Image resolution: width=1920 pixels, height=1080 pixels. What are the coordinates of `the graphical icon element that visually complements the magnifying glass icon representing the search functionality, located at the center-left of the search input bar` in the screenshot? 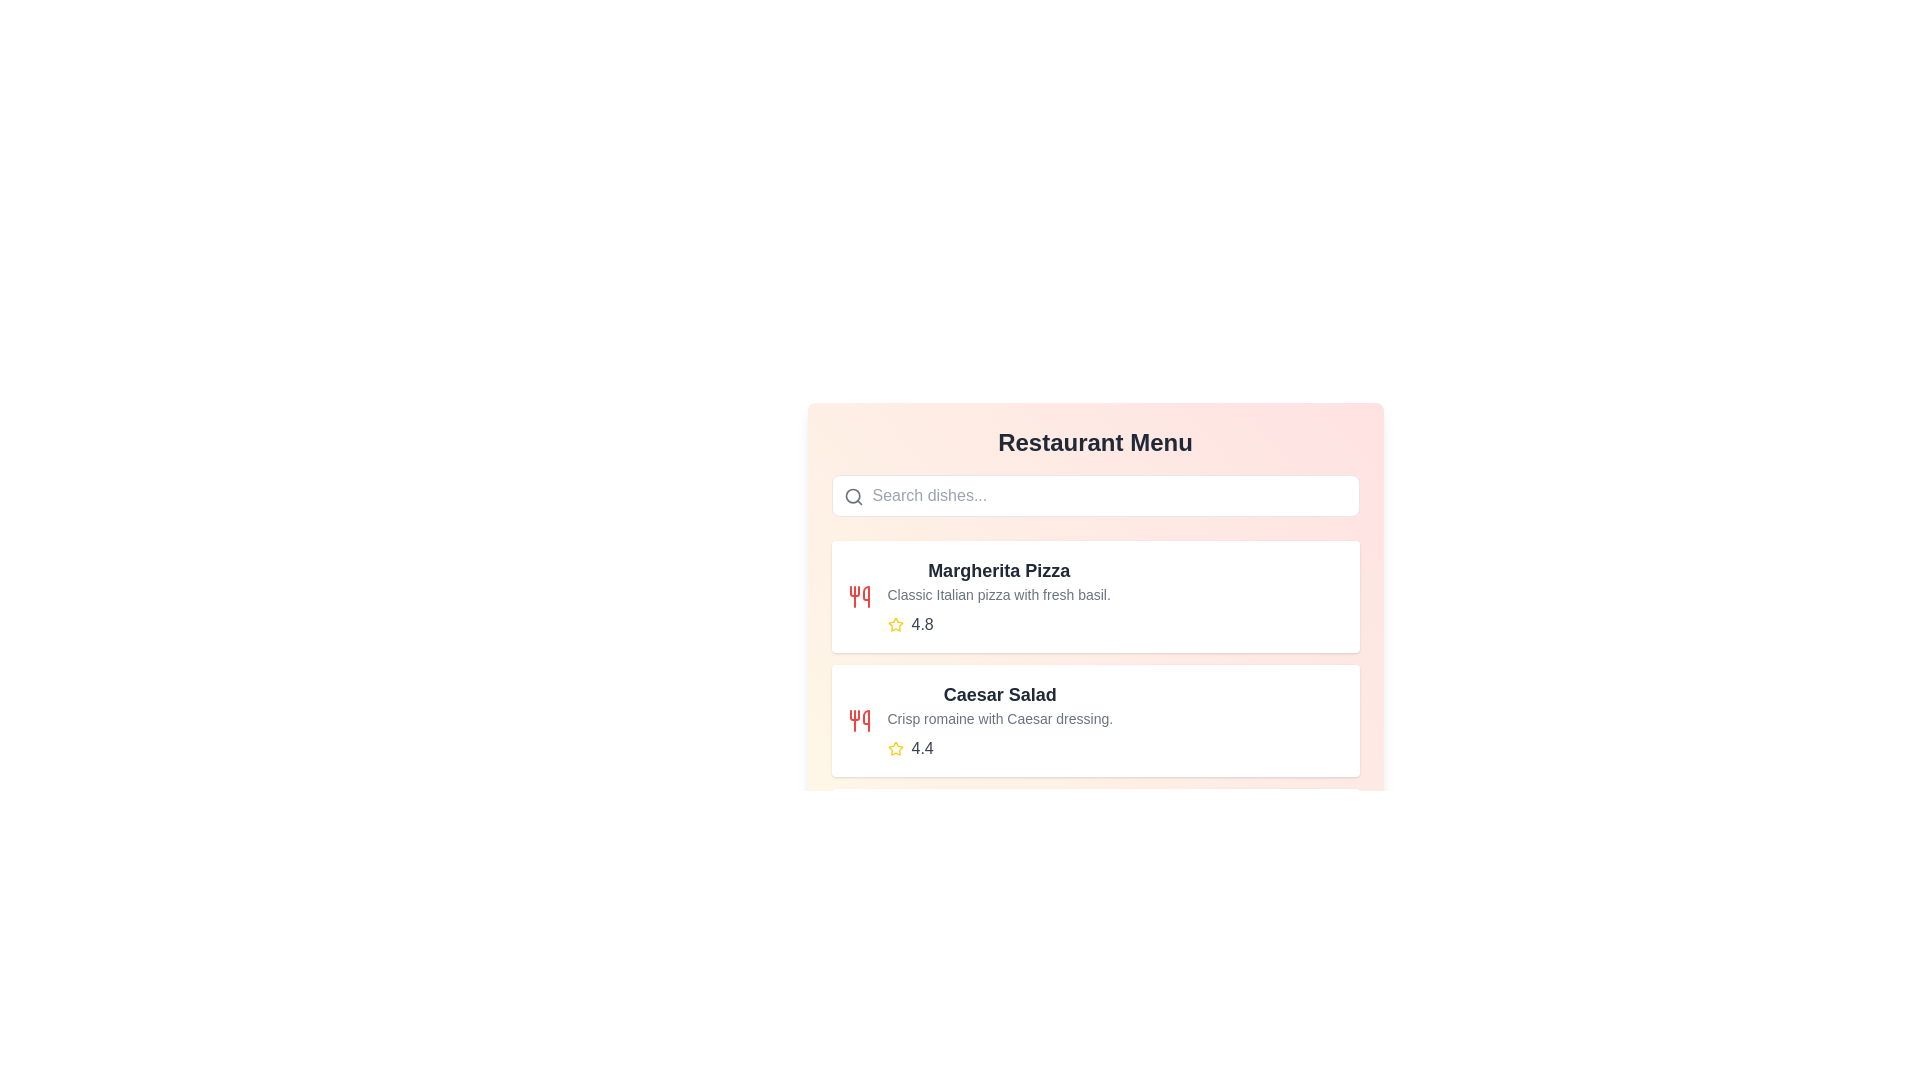 It's located at (852, 495).